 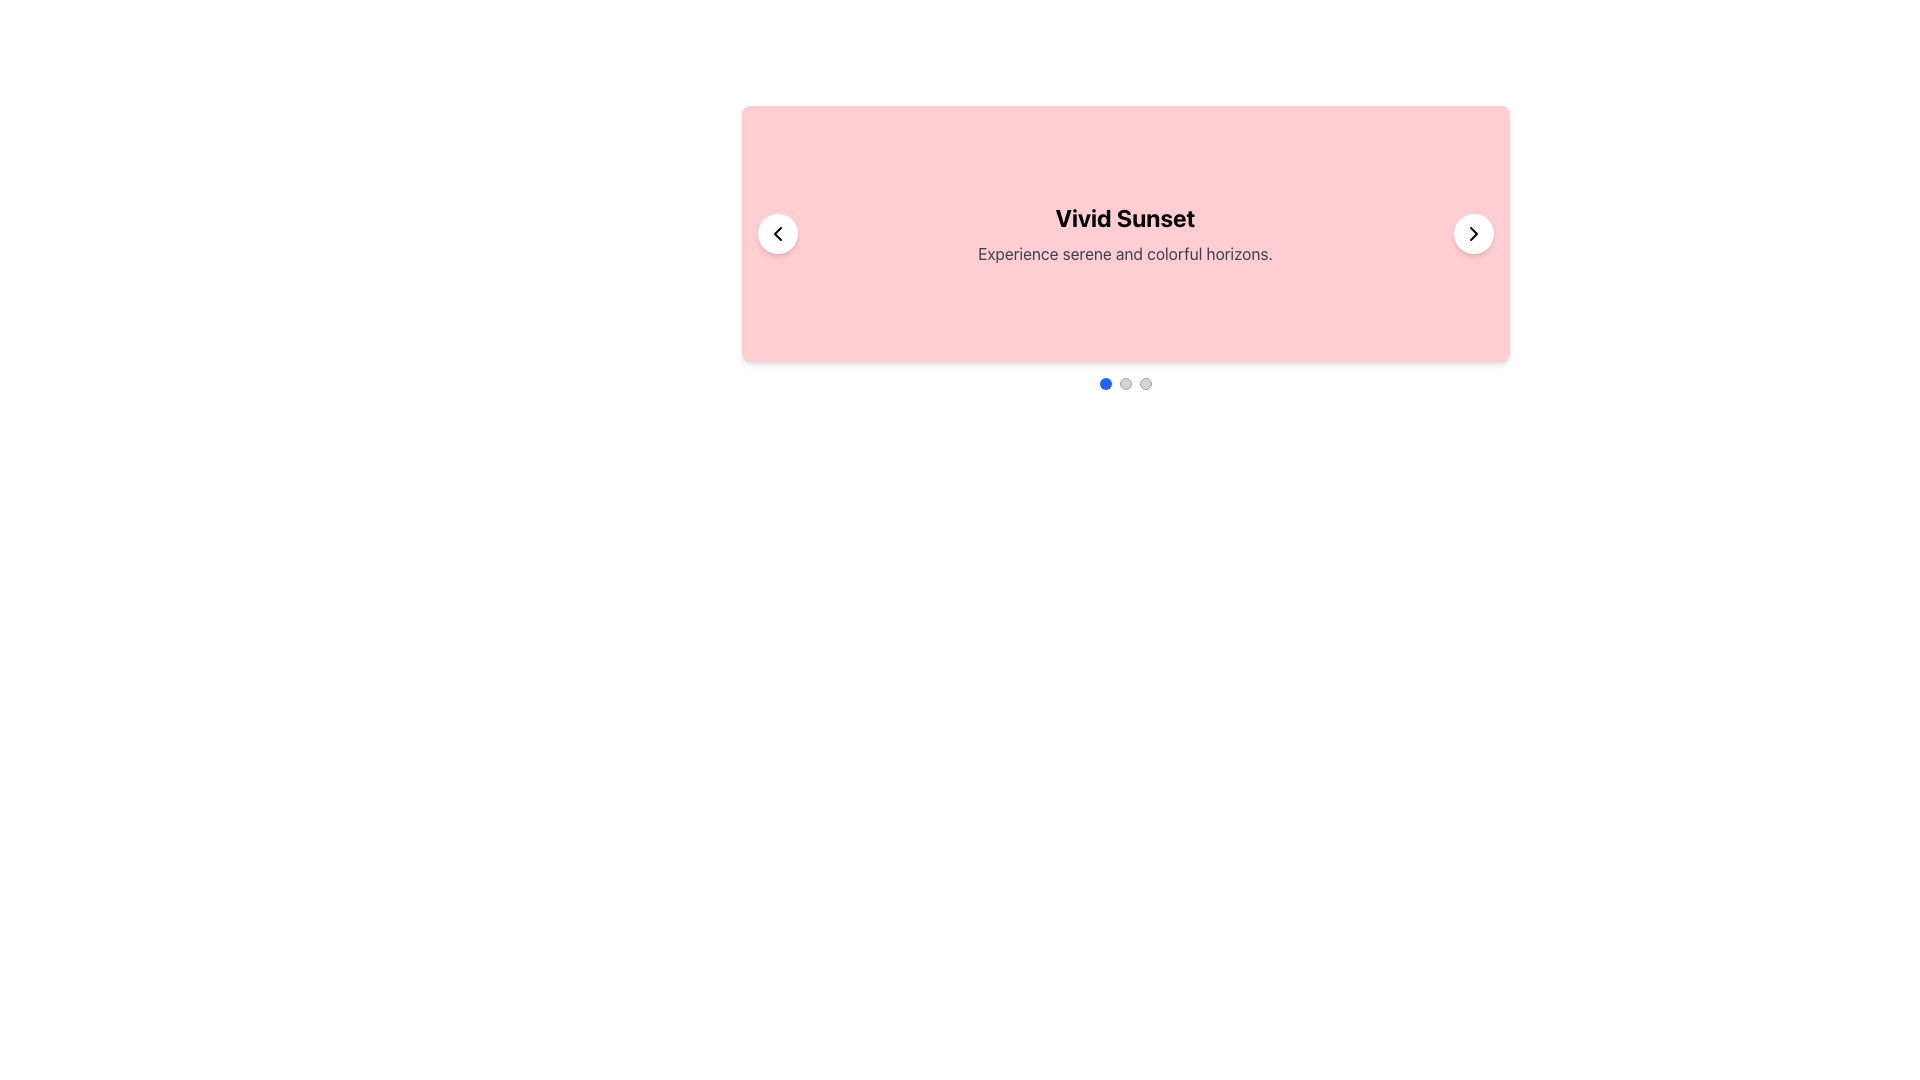 What do you see at coordinates (1125, 253) in the screenshot?
I see `the text label that reads 'Experience serene and colorful horizons.' styled in gray color below the heading 'Vivid Sunset'` at bounding box center [1125, 253].